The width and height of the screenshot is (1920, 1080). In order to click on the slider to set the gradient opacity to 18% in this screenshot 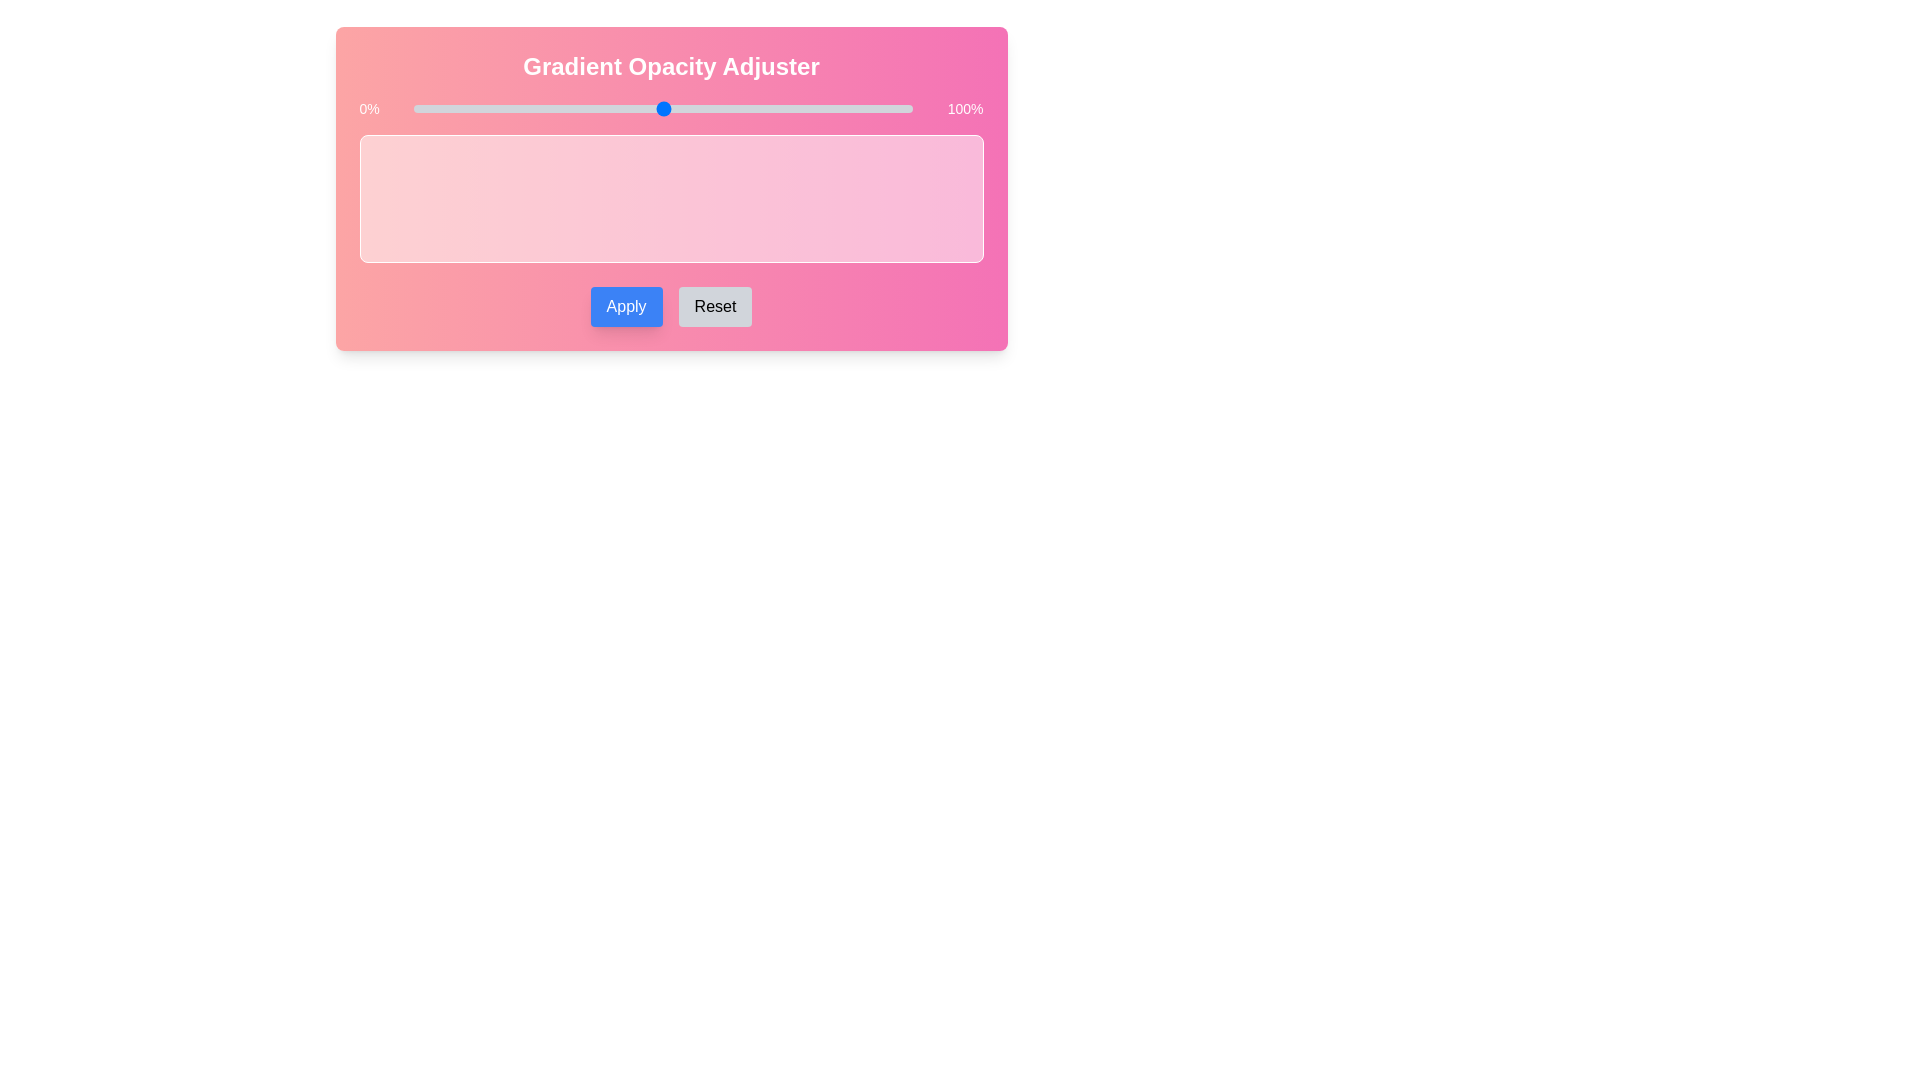, I will do `click(504, 108)`.